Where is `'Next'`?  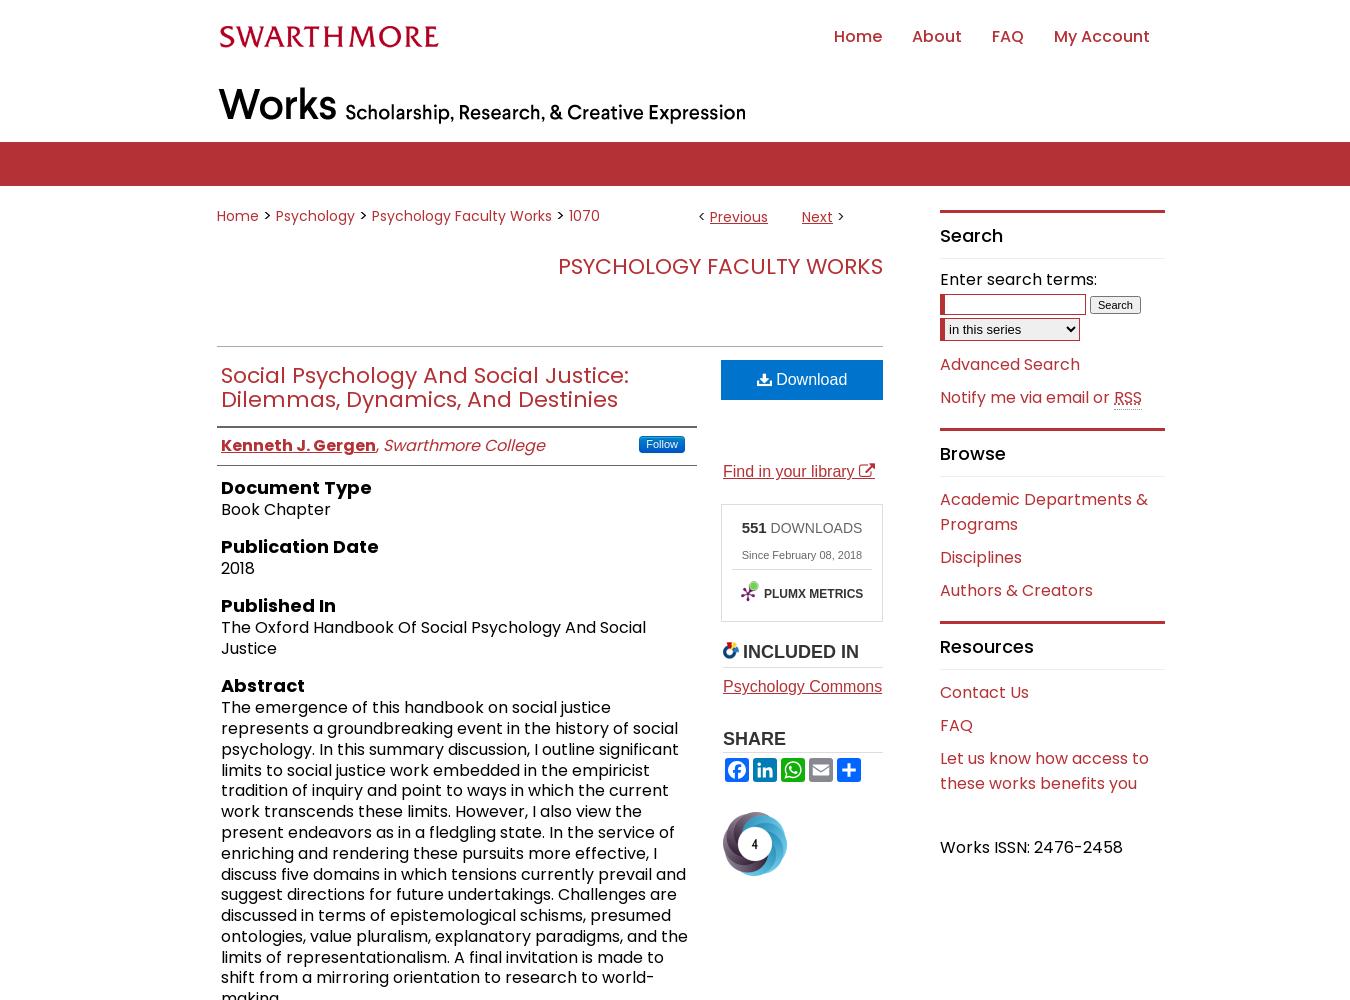 'Next' is located at coordinates (817, 216).